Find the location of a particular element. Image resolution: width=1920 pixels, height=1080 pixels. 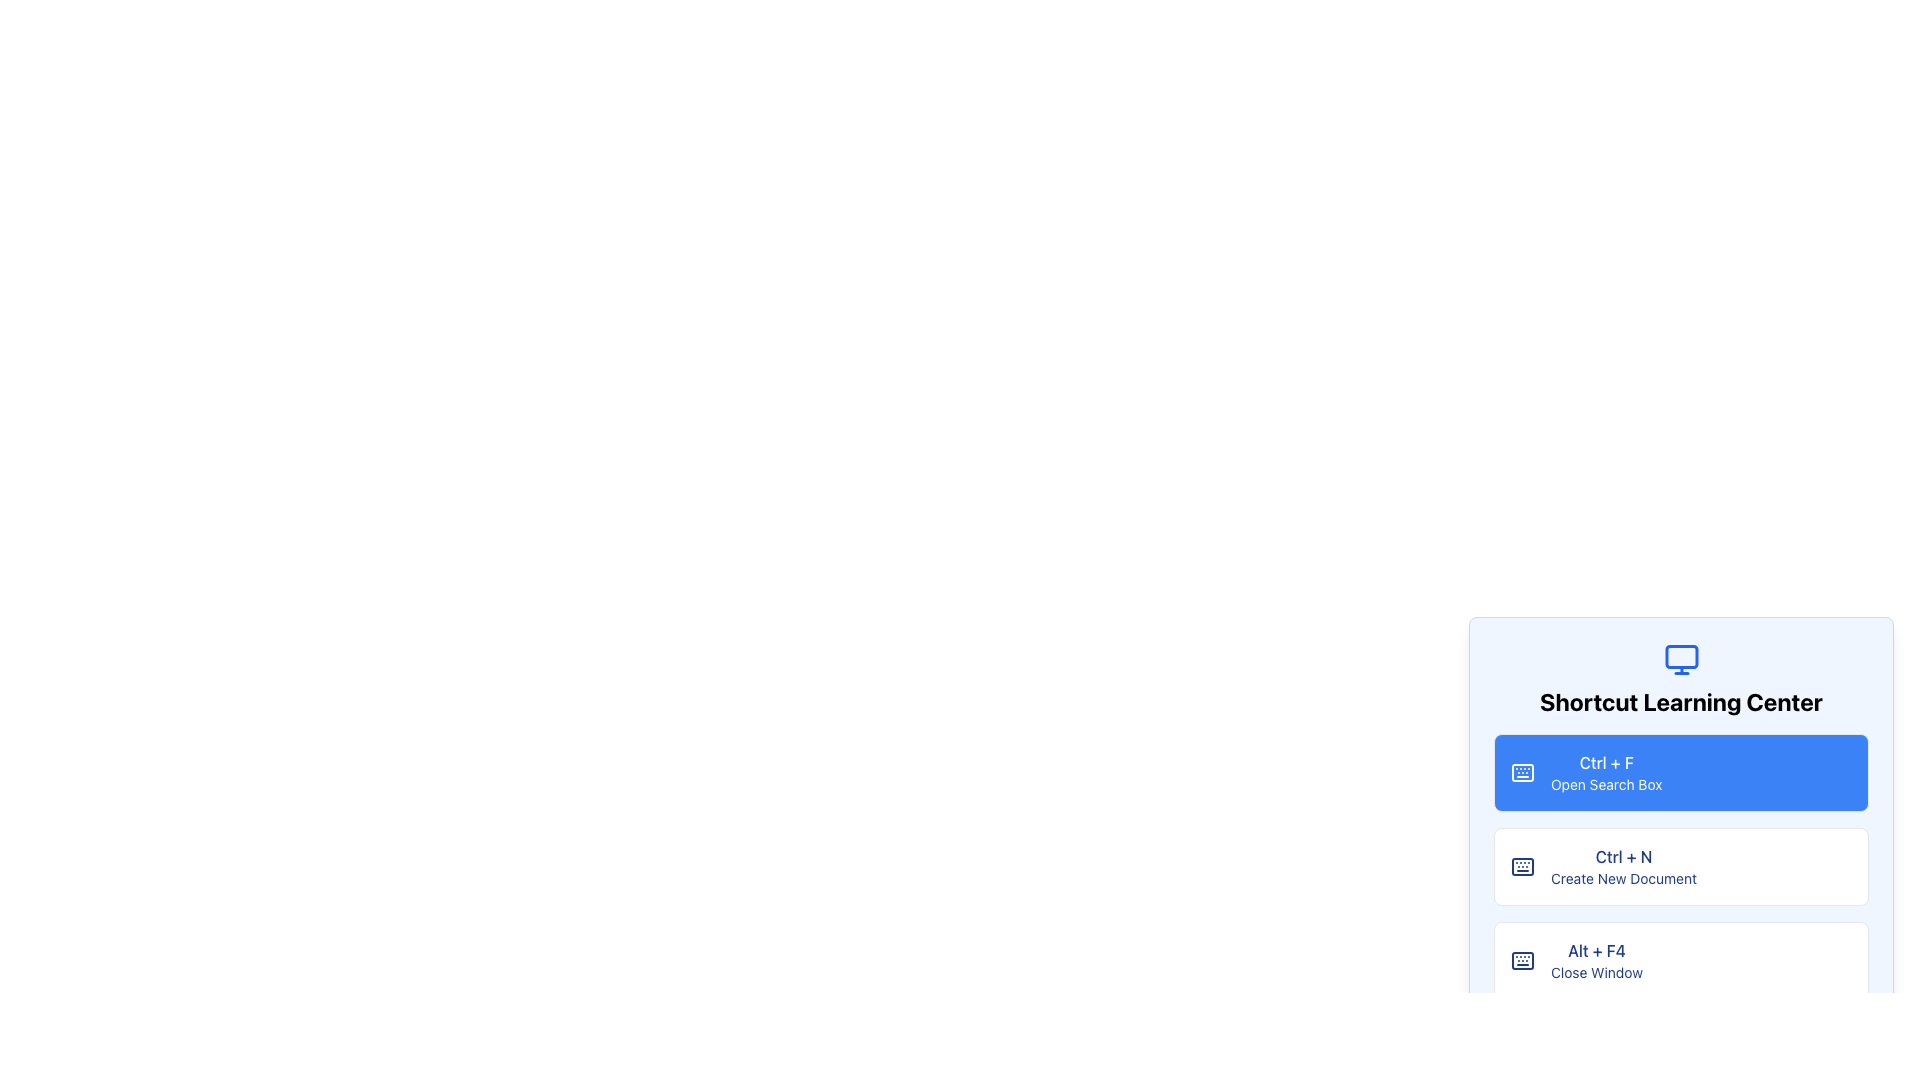

the blue computer monitor icon located at the top of the 'Shortcut Learning Center' banner, above the text 'Shortcut Learning Center.' is located at coordinates (1680, 659).